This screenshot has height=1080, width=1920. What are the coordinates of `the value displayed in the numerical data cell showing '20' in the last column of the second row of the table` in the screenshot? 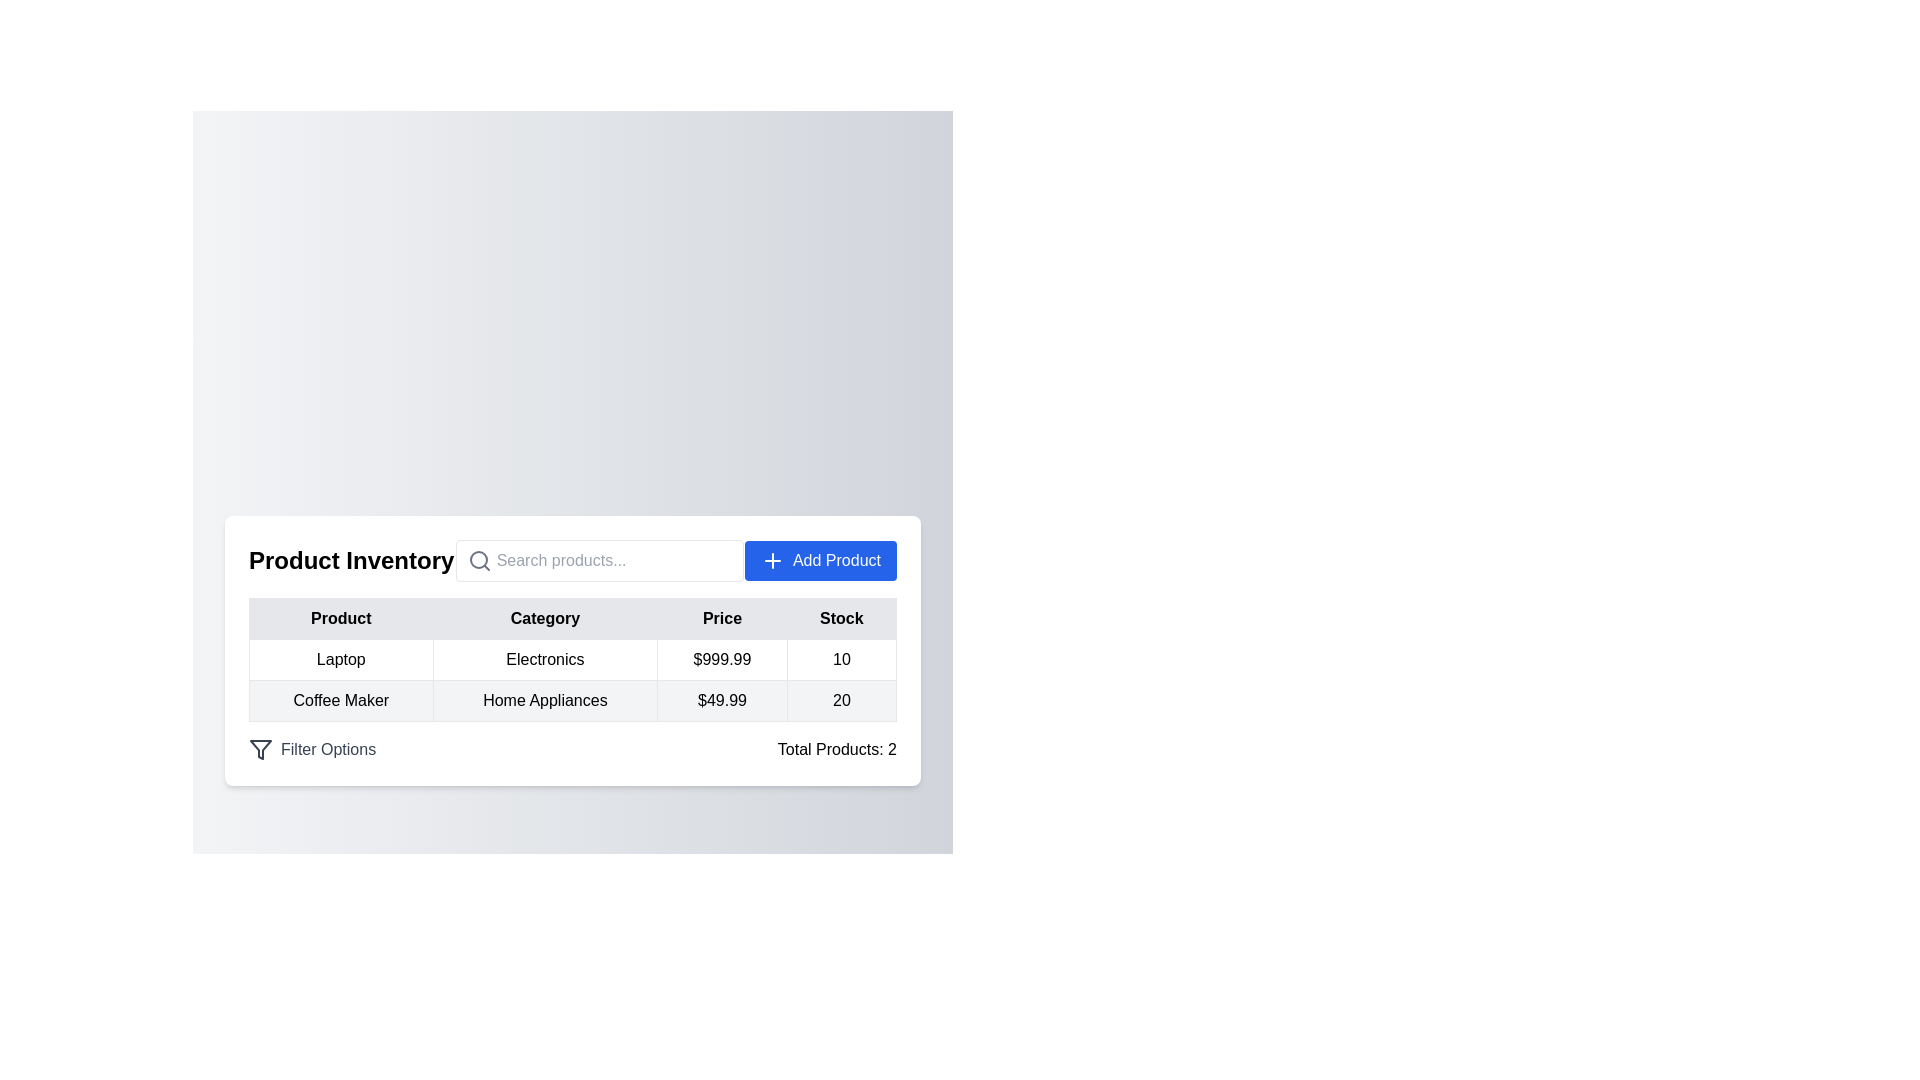 It's located at (841, 700).